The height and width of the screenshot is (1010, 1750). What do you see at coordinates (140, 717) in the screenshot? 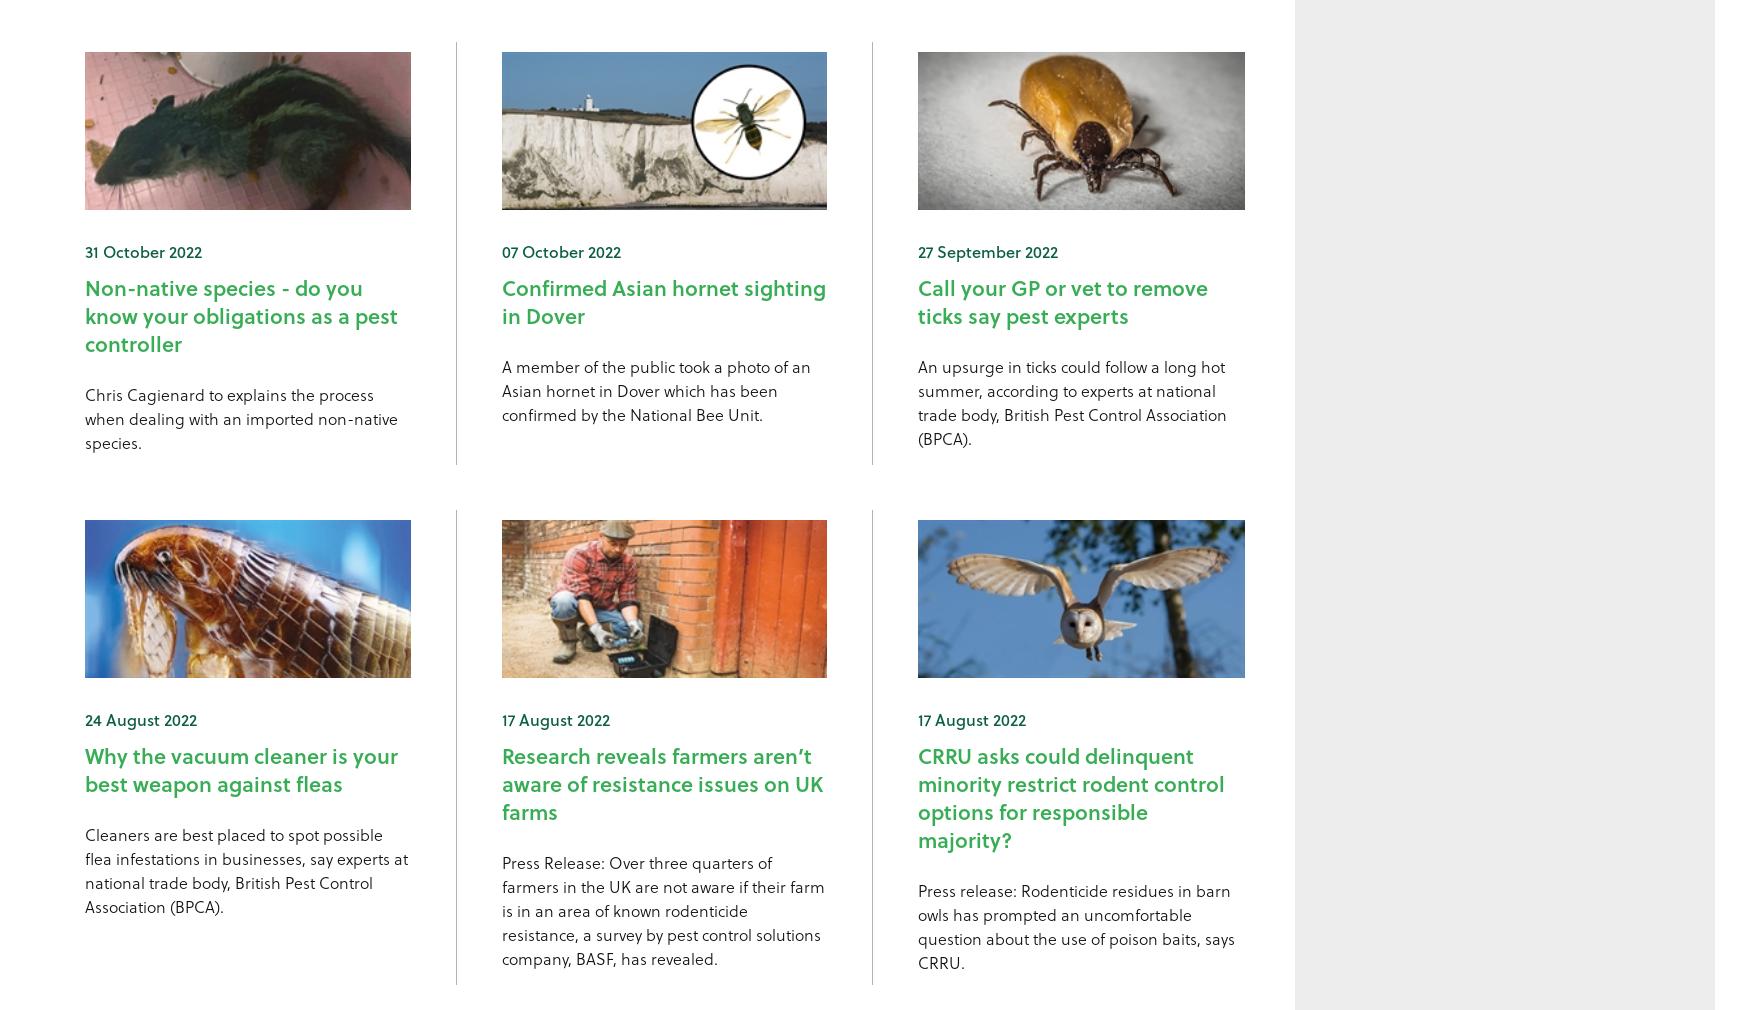
I see `'24 August 2022'` at bounding box center [140, 717].